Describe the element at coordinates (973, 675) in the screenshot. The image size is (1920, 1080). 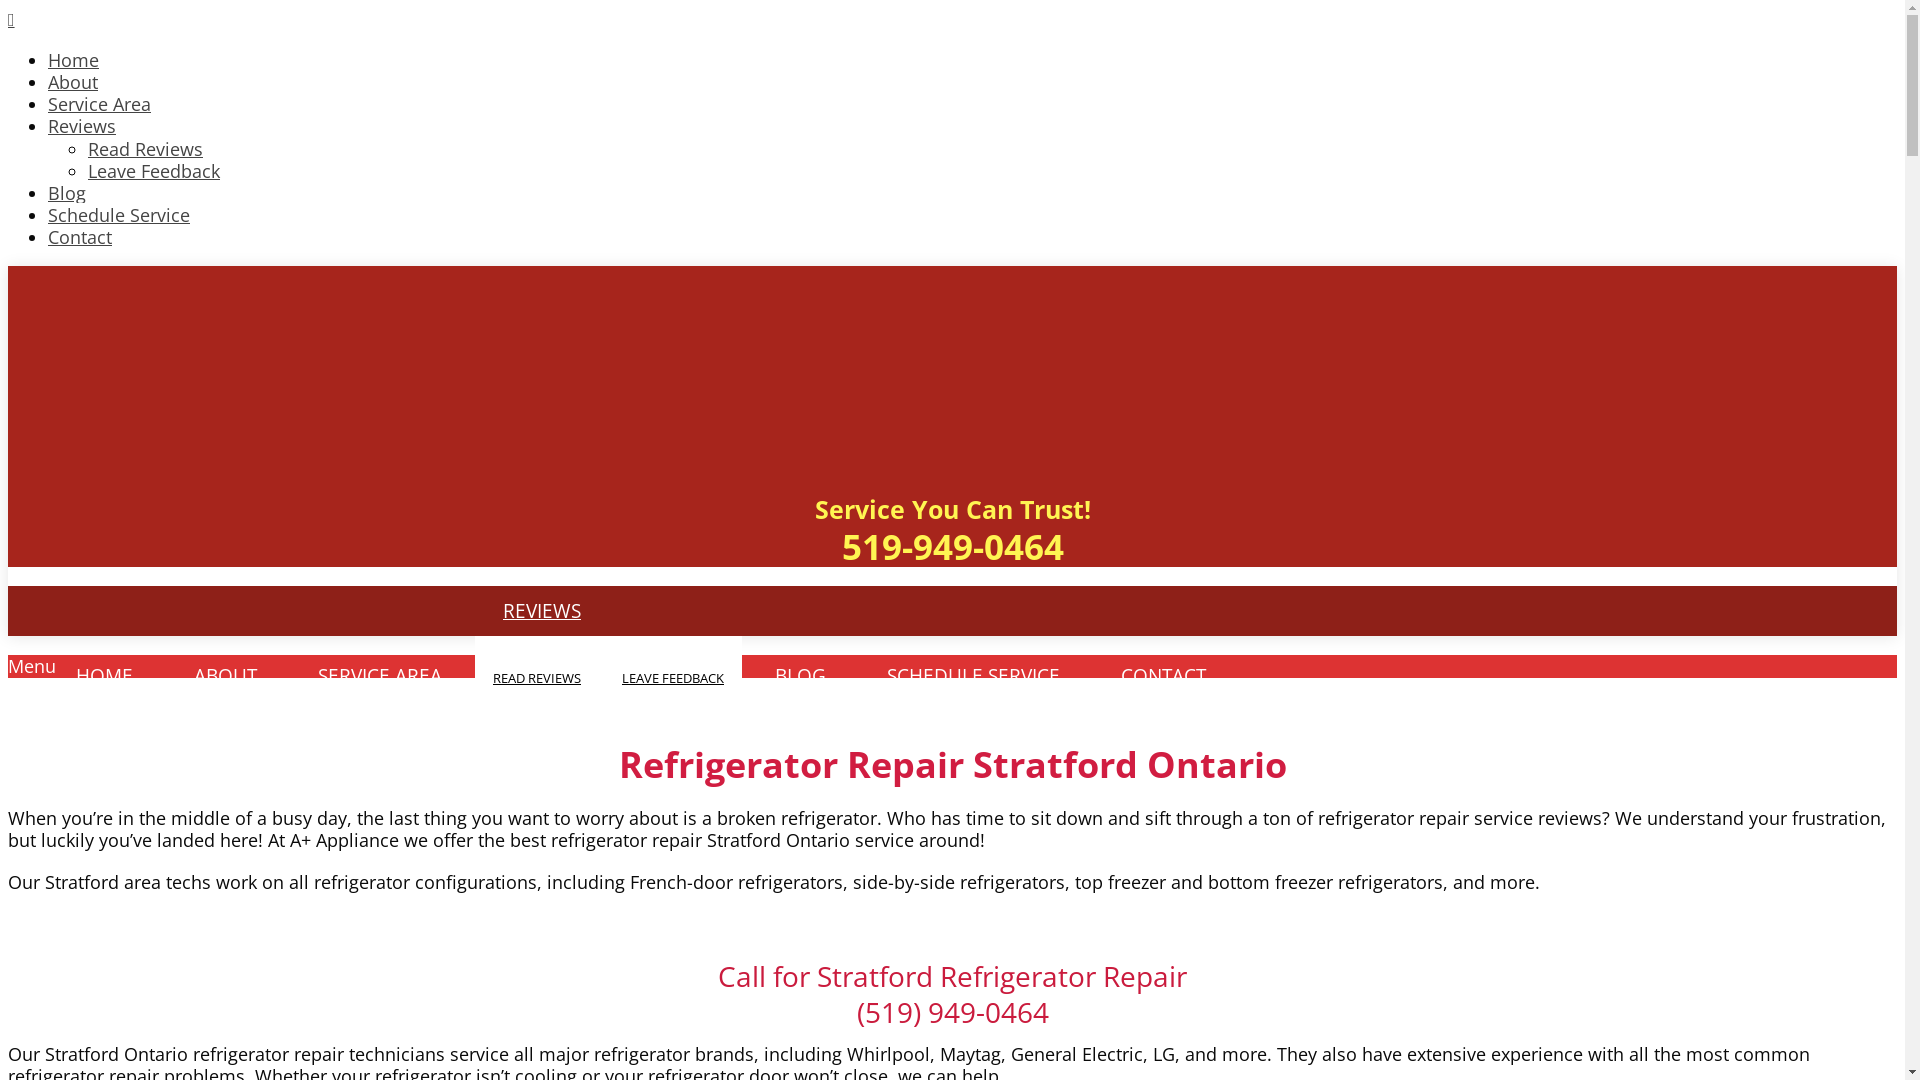
I see `'SCHEDULE SERVICE'` at that location.